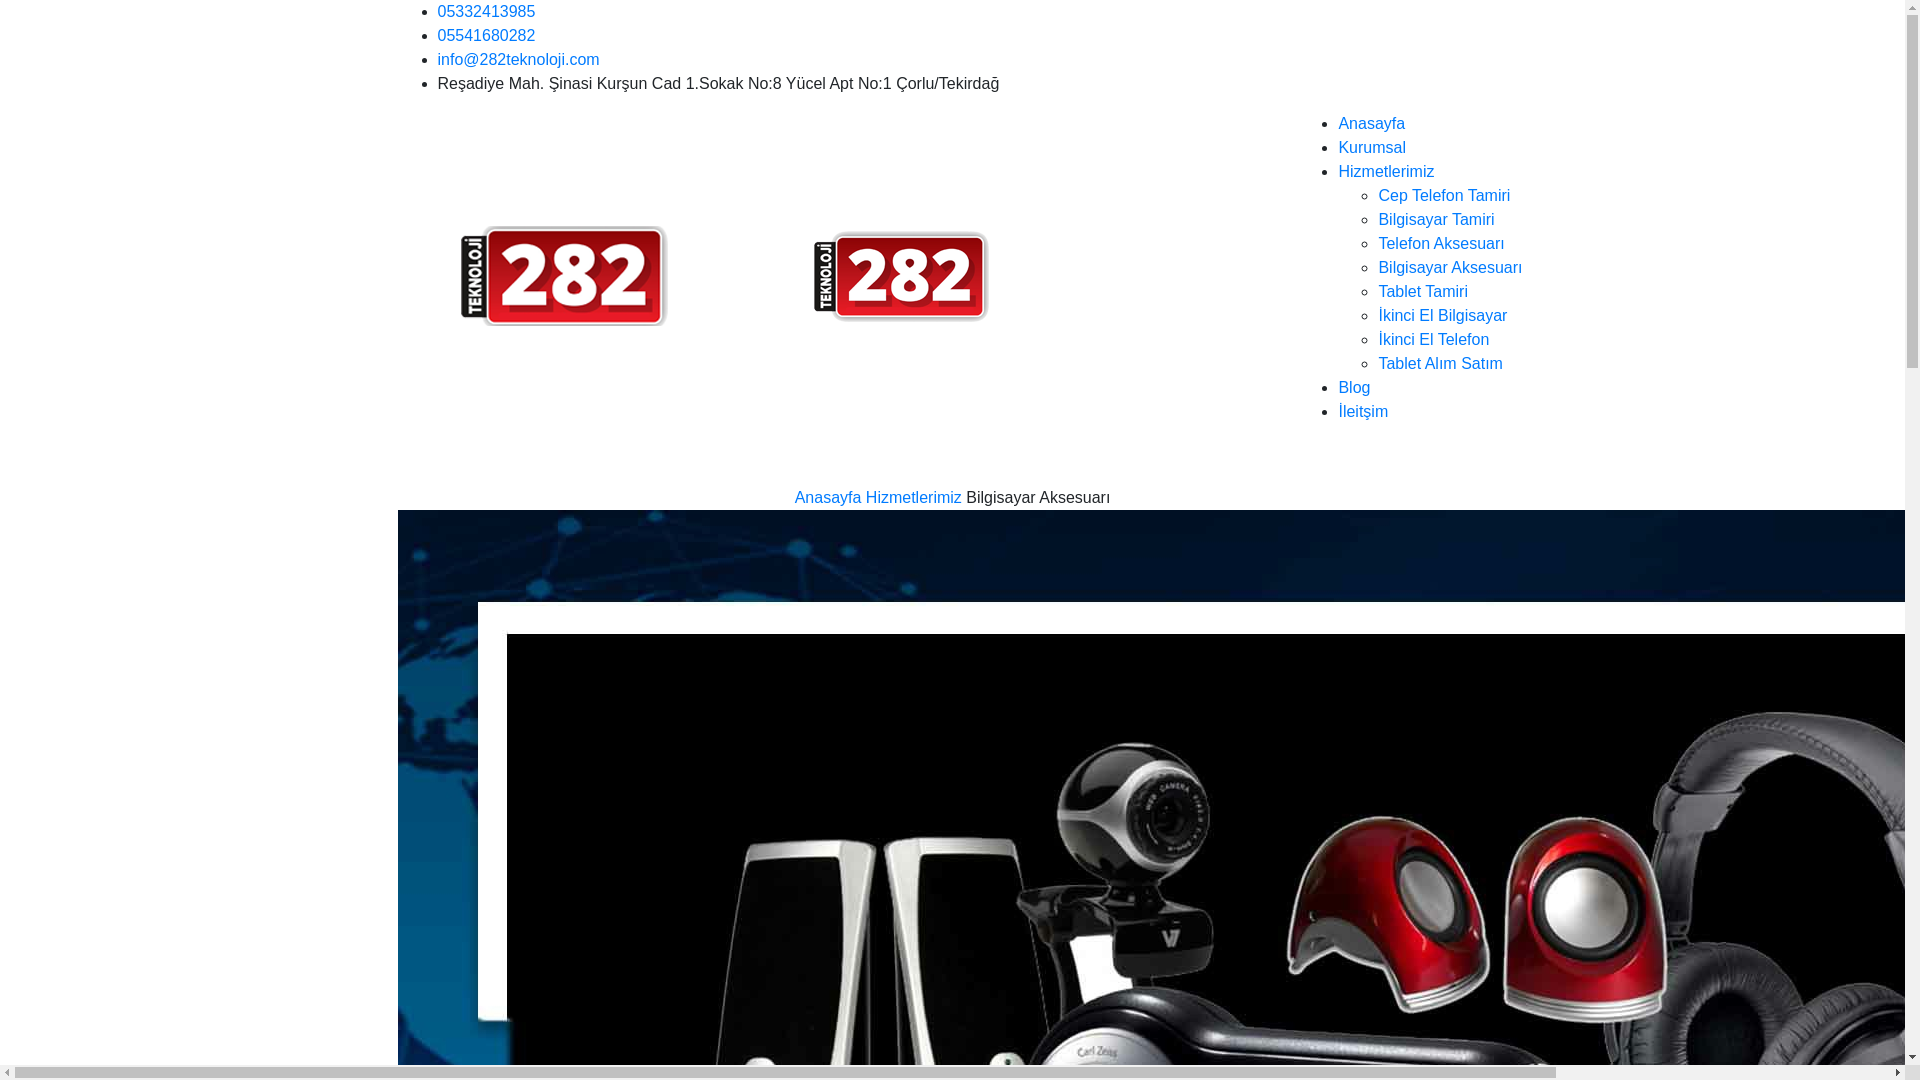  I want to click on 'Hizmetlerimiz', so click(912, 496).